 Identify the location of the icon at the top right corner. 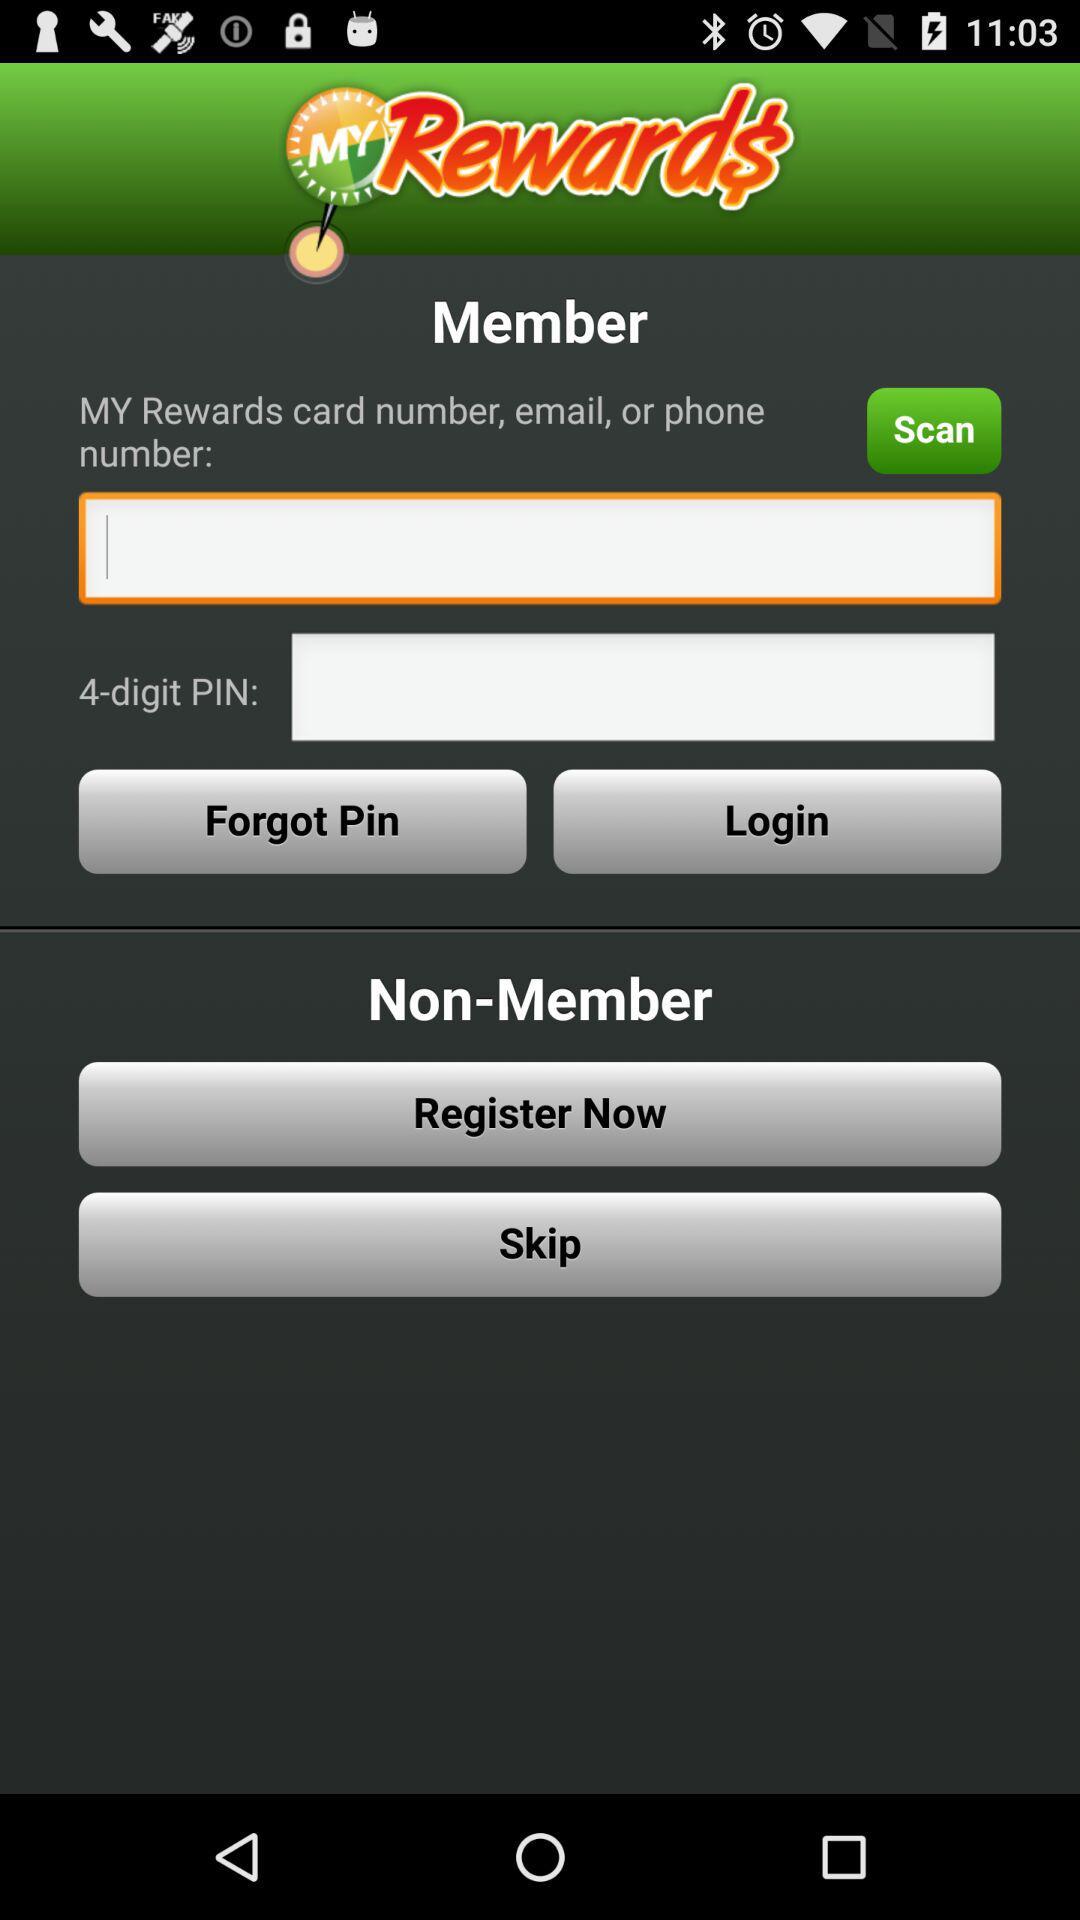
(934, 429).